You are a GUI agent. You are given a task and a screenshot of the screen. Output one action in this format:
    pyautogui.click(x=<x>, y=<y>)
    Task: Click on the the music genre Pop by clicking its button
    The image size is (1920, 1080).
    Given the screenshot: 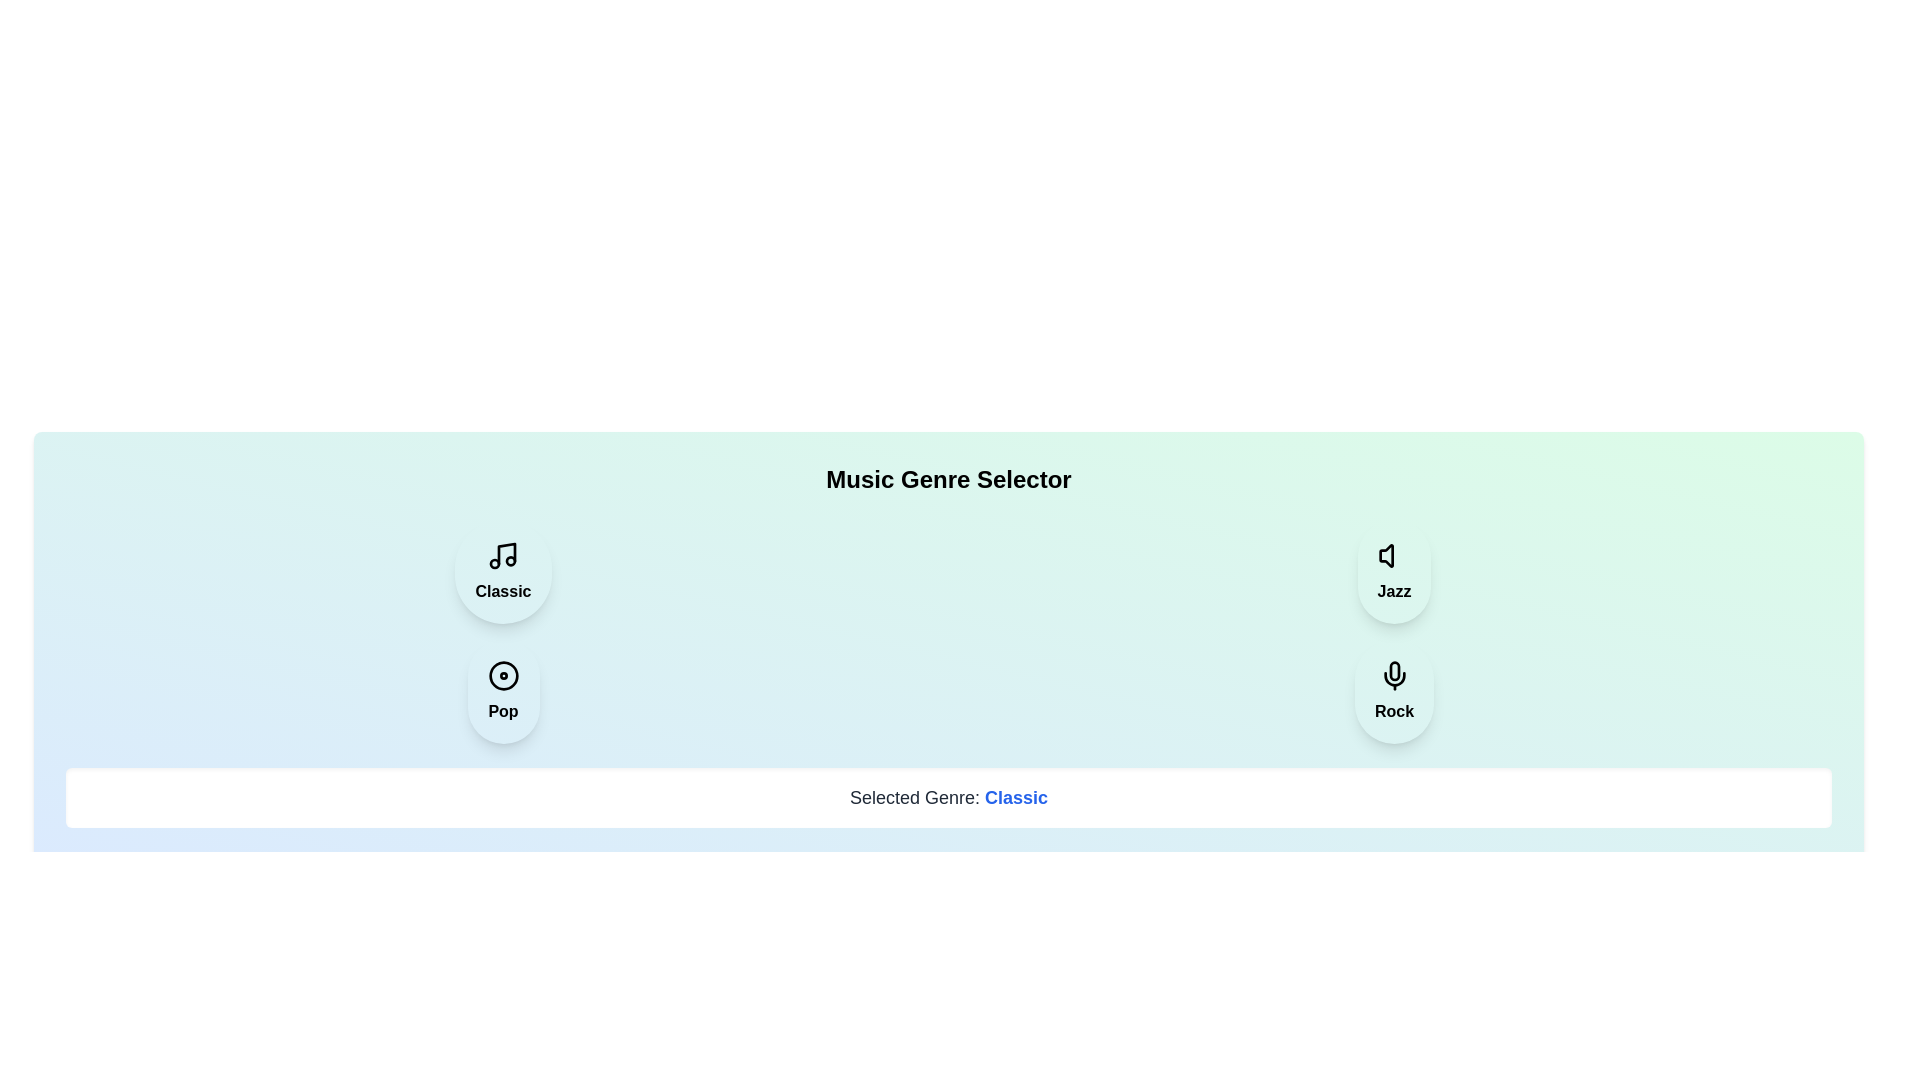 What is the action you would take?
    pyautogui.click(x=503, y=690)
    